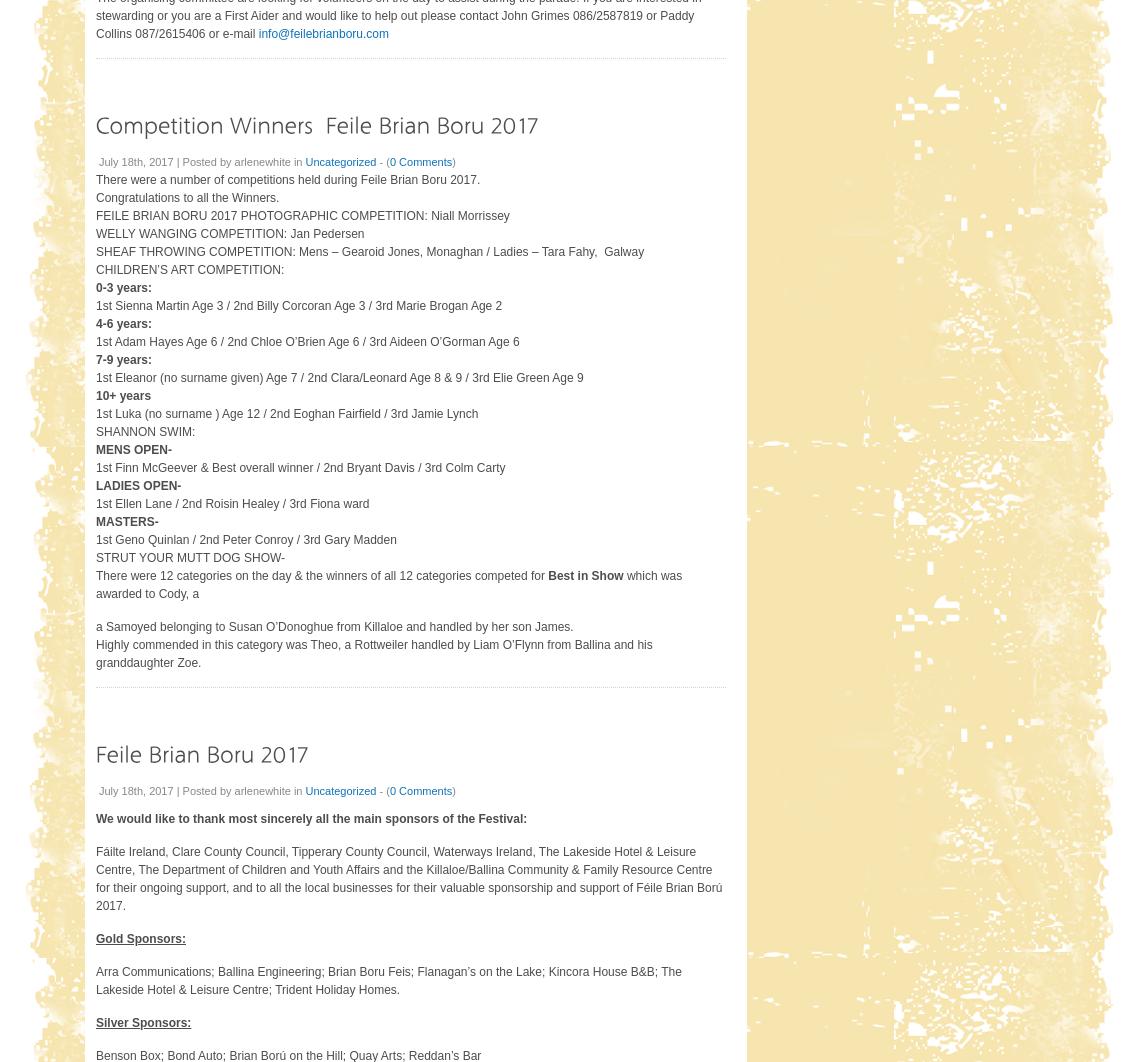 Image resolution: width=1140 pixels, height=1062 pixels. Describe the element at coordinates (143, 1020) in the screenshot. I see `'Silver Sponsors:'` at that location.